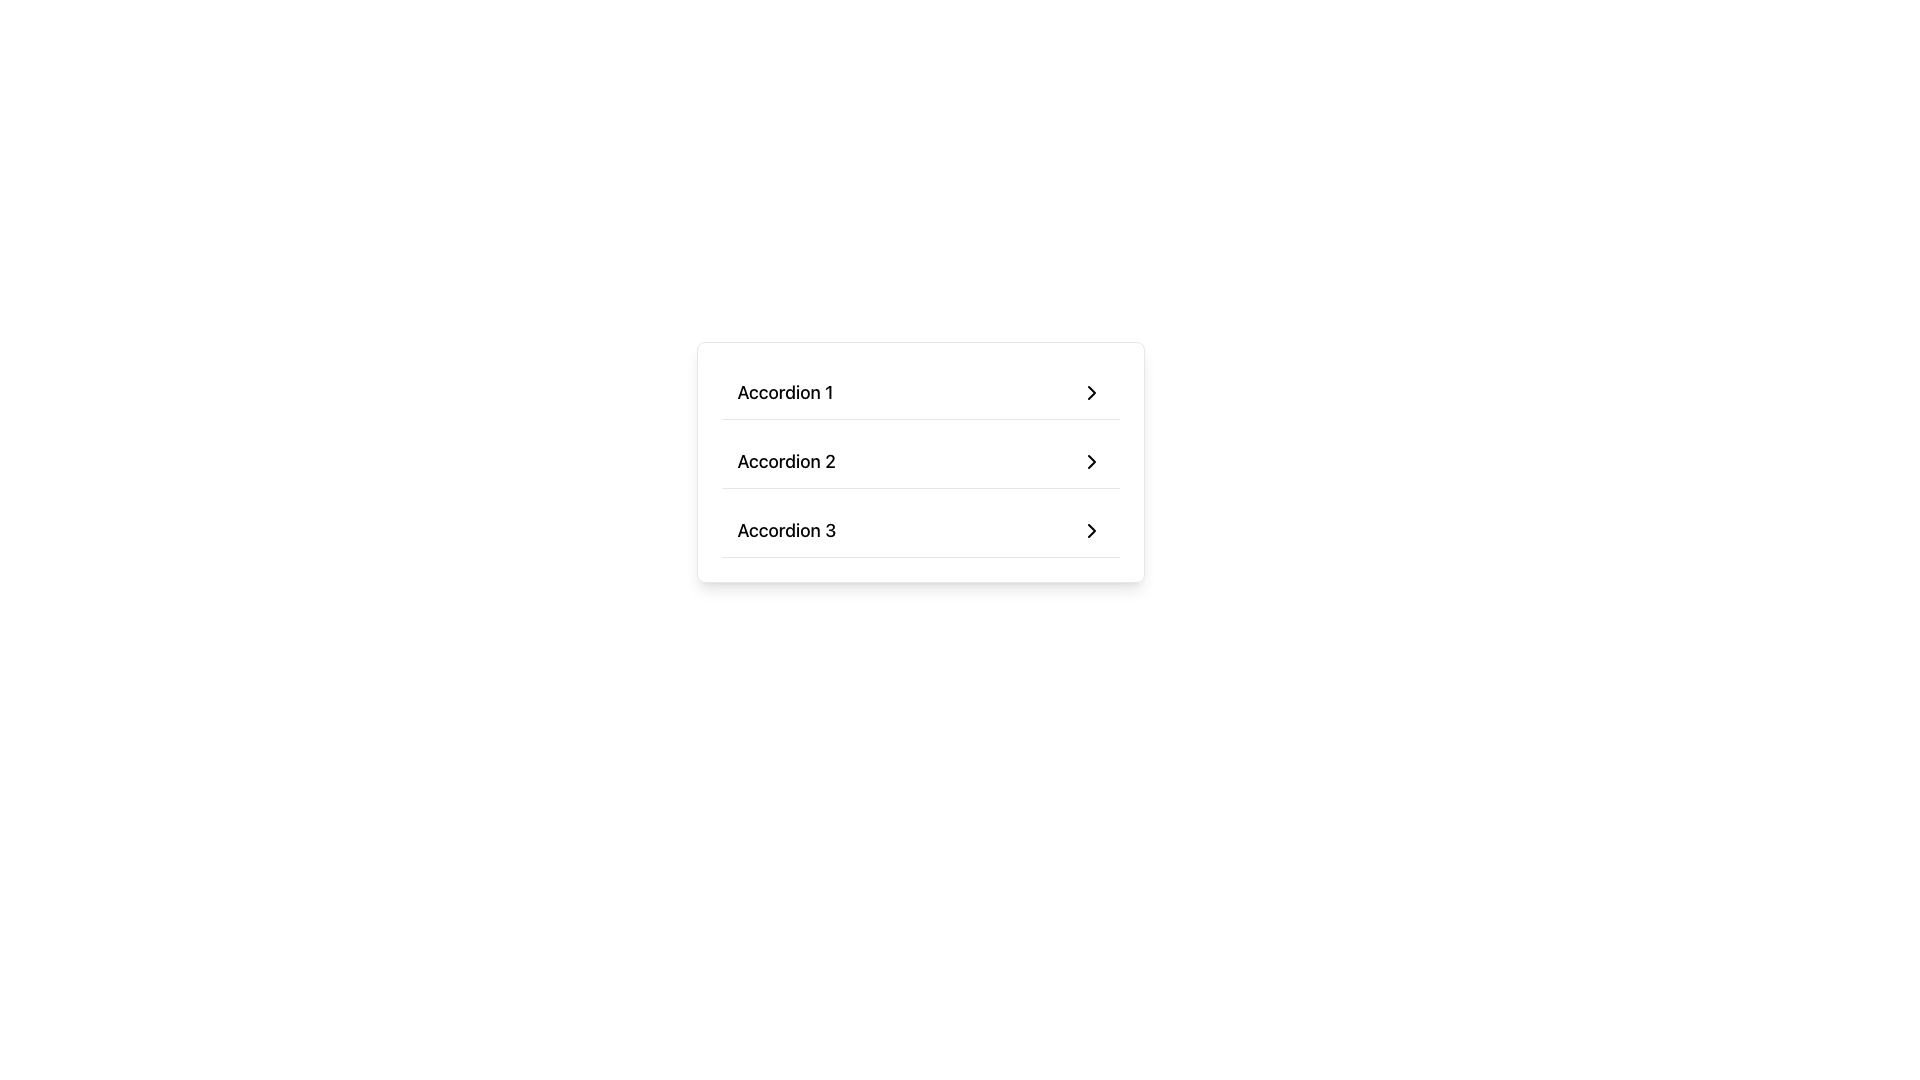  What do you see at coordinates (1090, 530) in the screenshot?
I see `the right-facing chevron icon located on the far right of the 'Accordion 3' interactive item for additional visual feedback` at bounding box center [1090, 530].